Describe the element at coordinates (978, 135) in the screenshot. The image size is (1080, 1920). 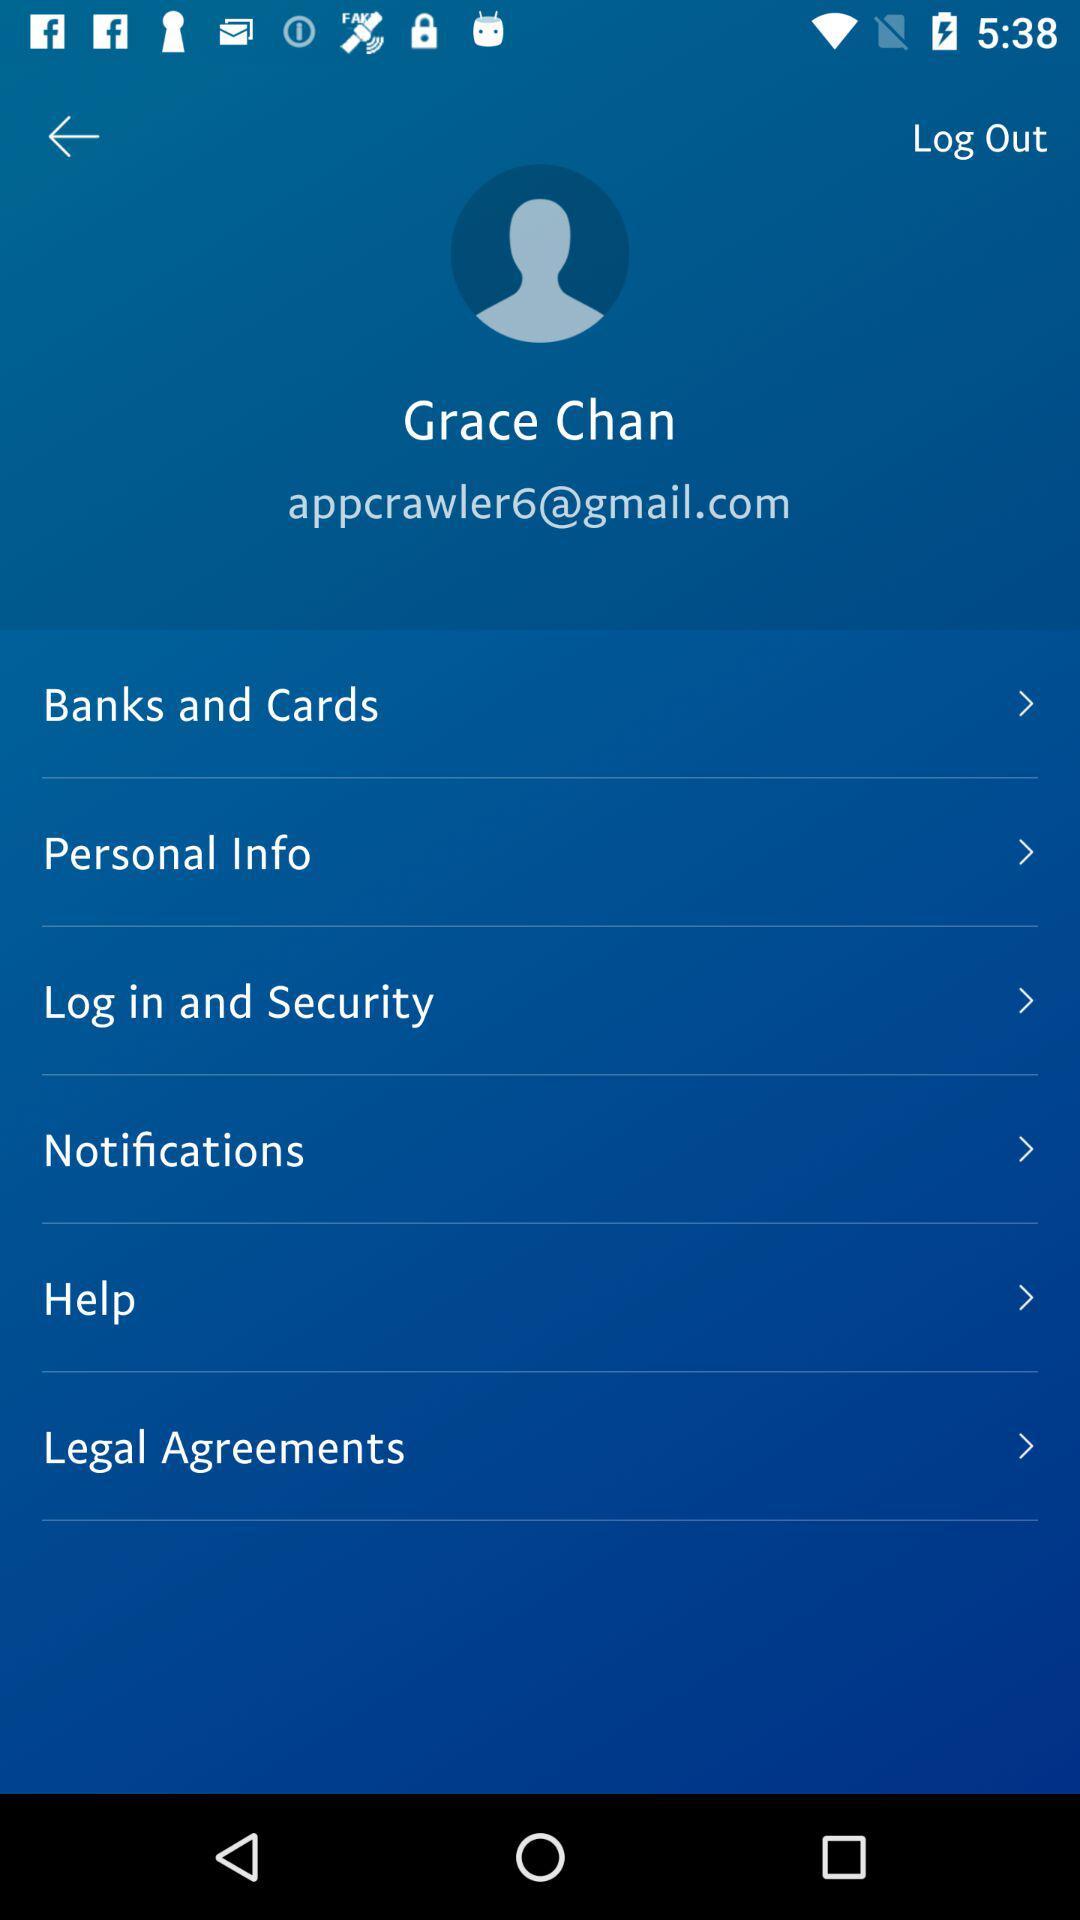
I see `log out at the top right corner` at that location.